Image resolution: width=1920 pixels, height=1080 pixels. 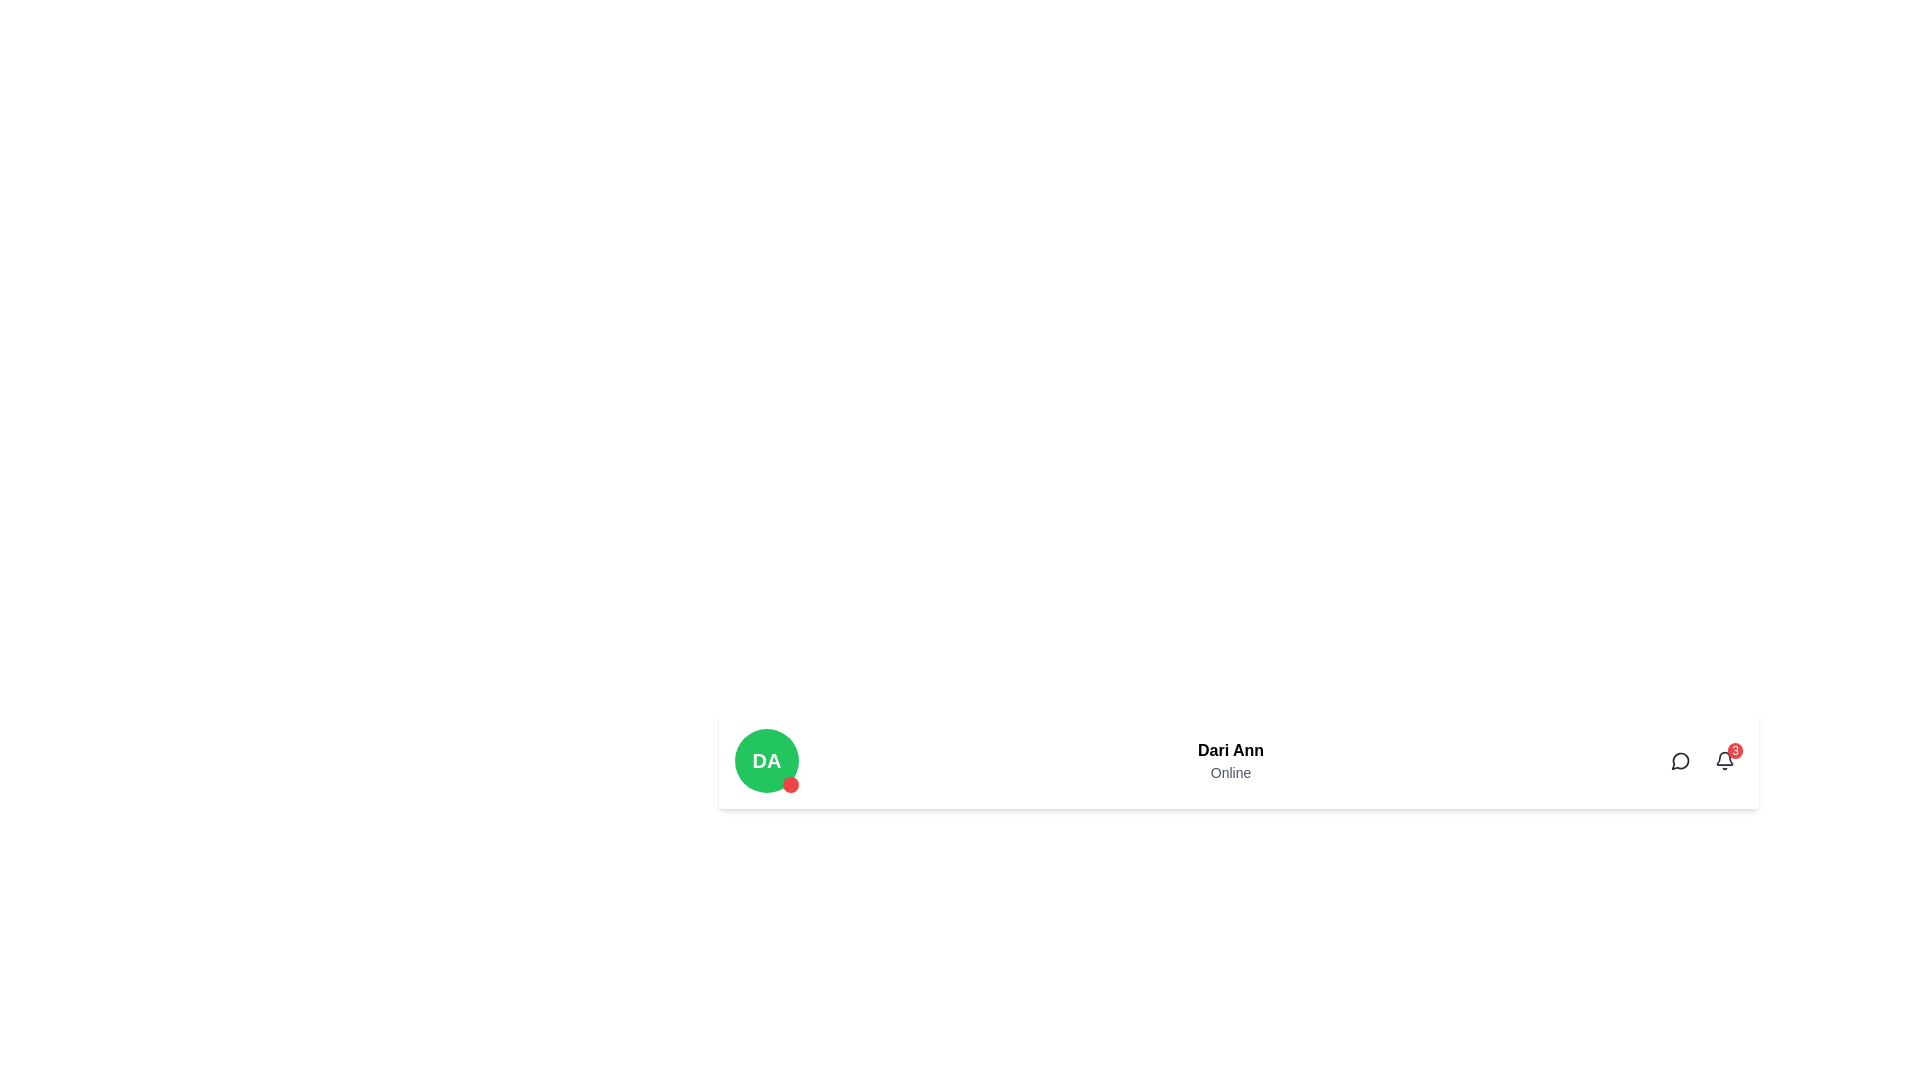 I want to click on notification badge at the far right end of the horizontal row to read the notification count of three new alerts, so click(x=1723, y=760).